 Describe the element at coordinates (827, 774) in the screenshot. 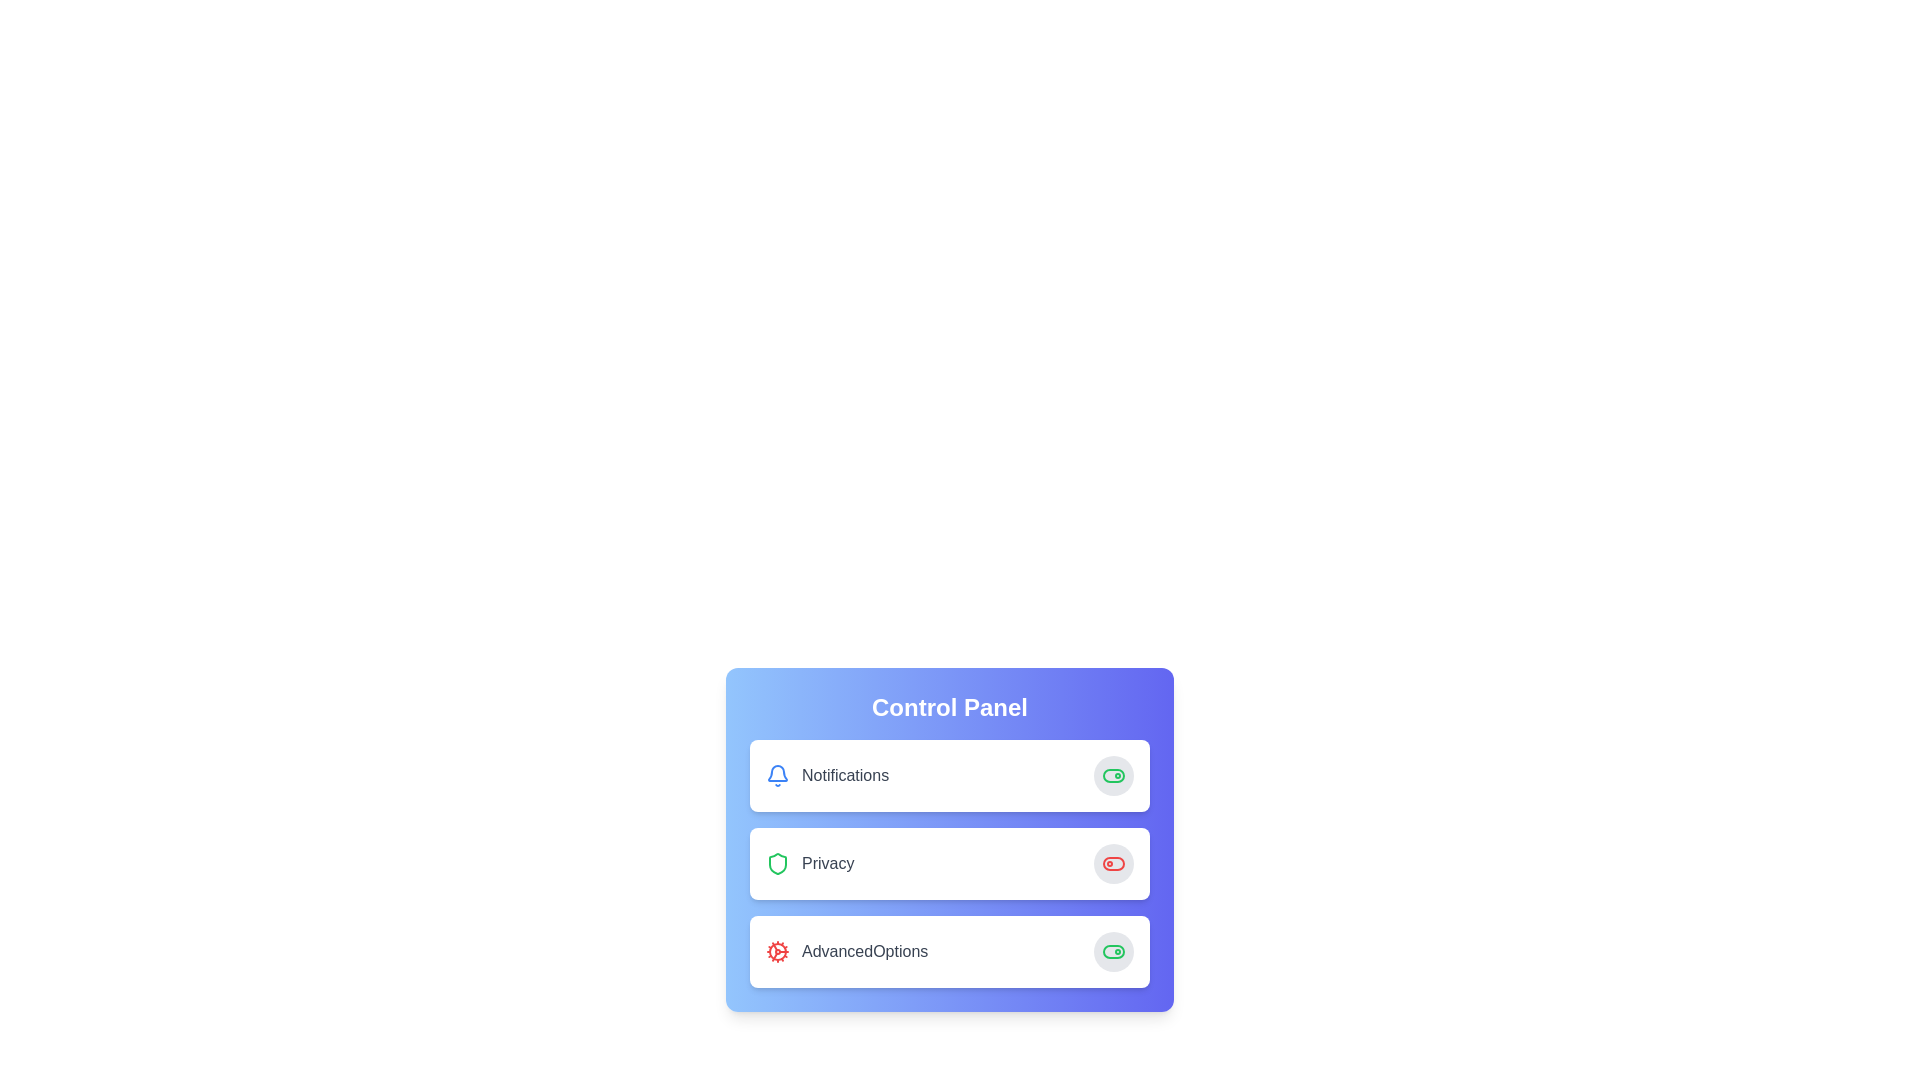

I see `the 'What this Text with Icon does' element located at the top of the vertical list in the 'Control Panel'` at that location.